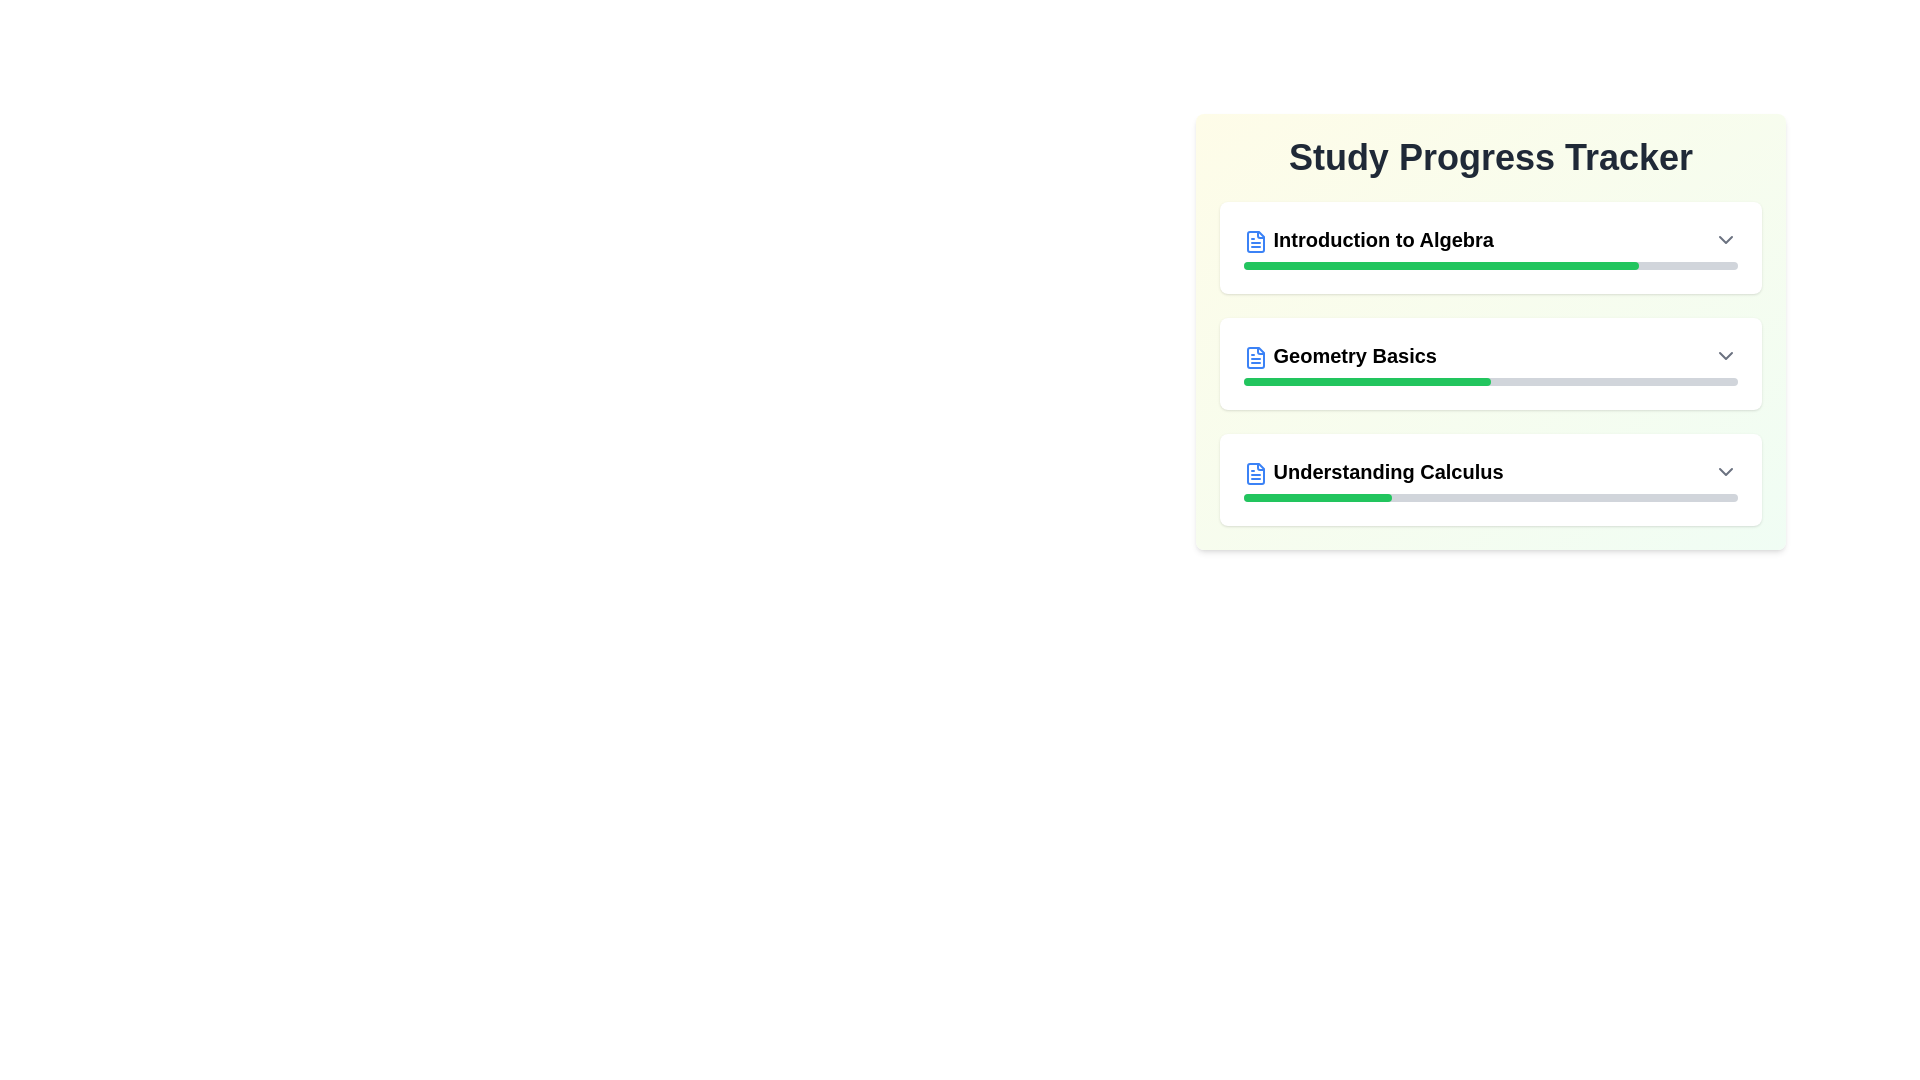  Describe the element at coordinates (1318, 496) in the screenshot. I see `the Progress bar fill indicator that visually indicates 30% progress in the 'Understanding Calculus' section of the 'Study Progress Tracker'` at that location.